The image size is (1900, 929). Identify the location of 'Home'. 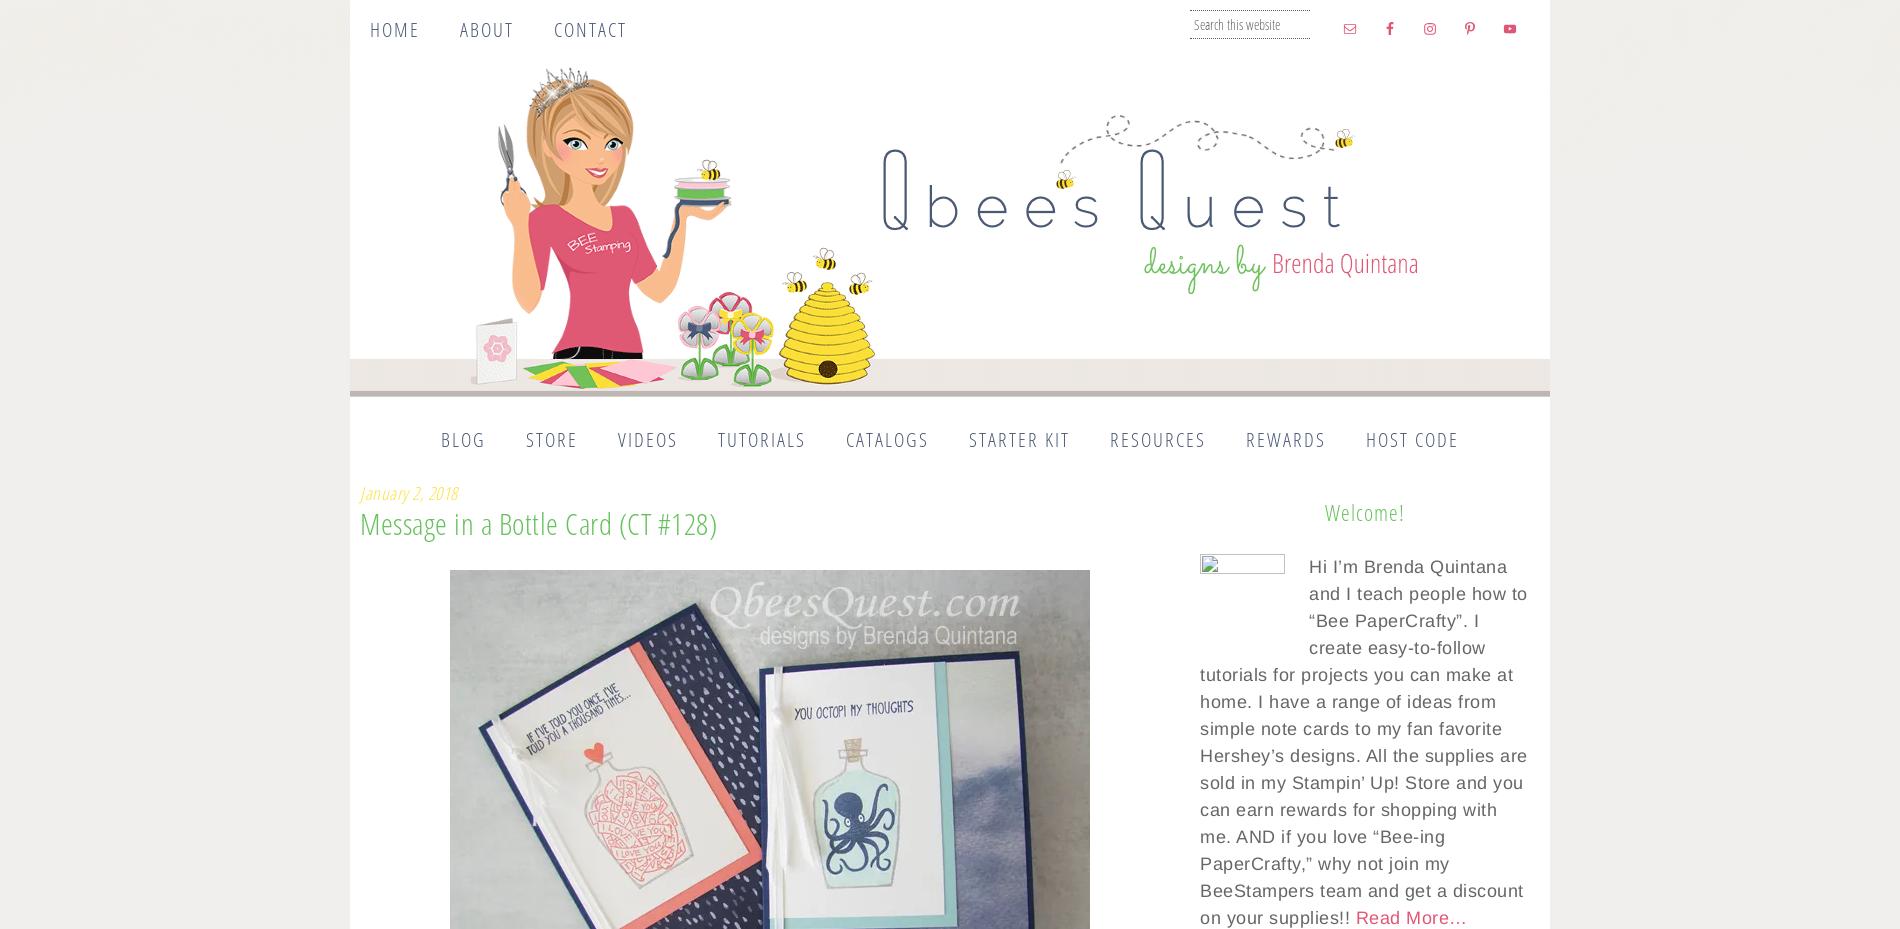
(368, 28).